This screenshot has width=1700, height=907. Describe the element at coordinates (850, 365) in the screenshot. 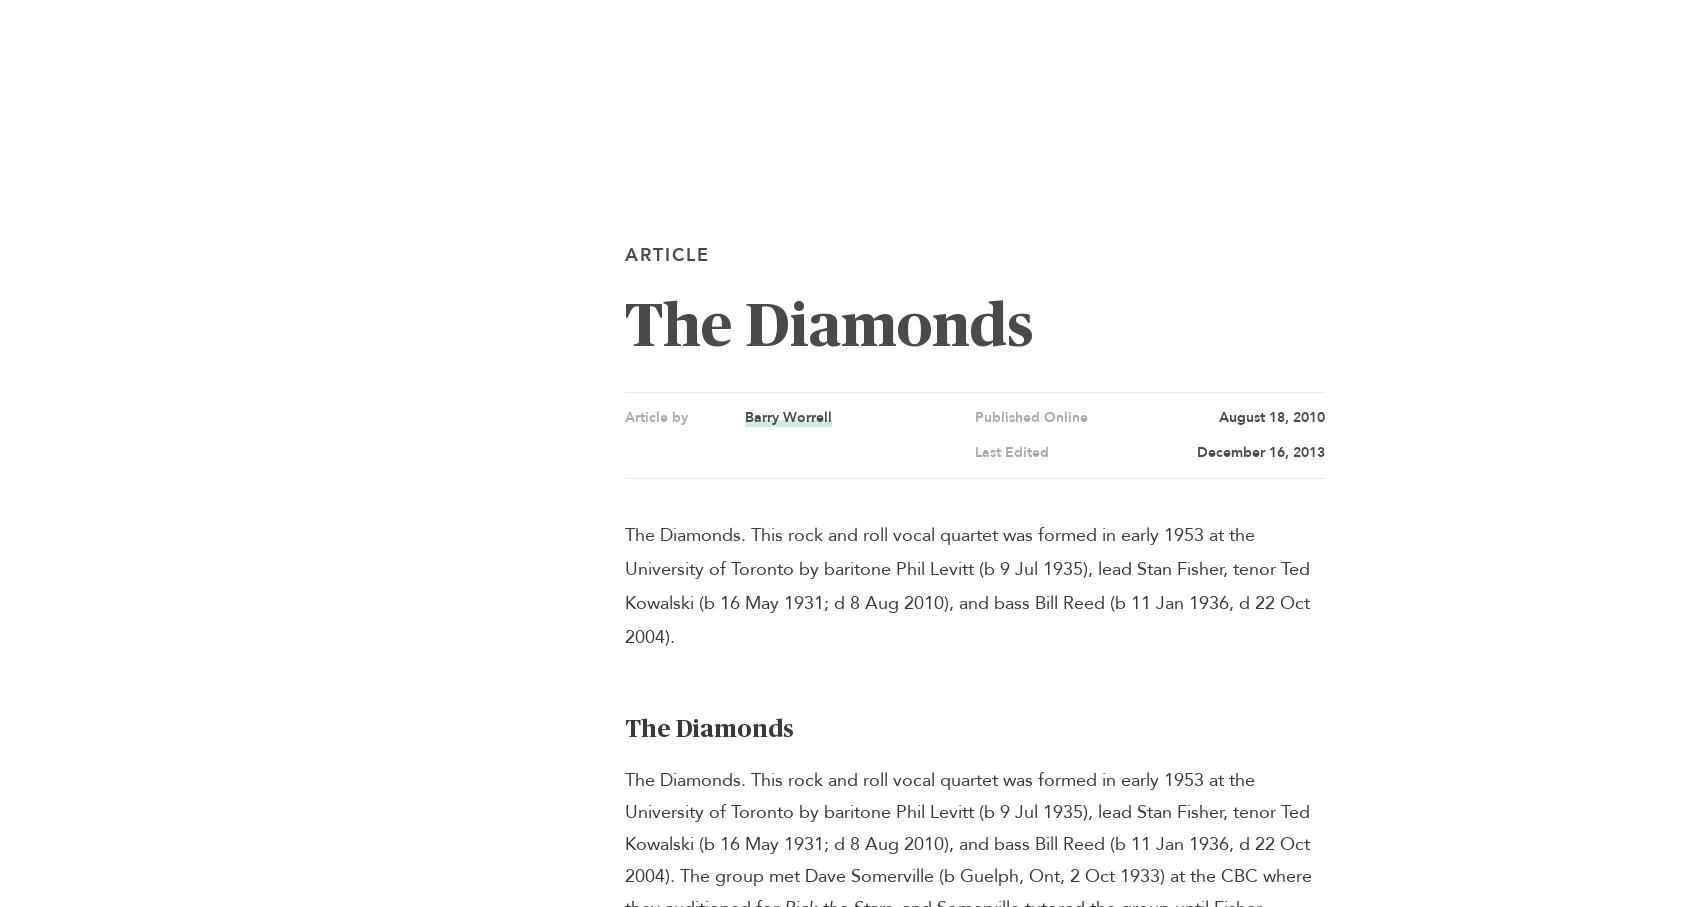

I see `'Search The Canadian Encyclopedia'` at that location.